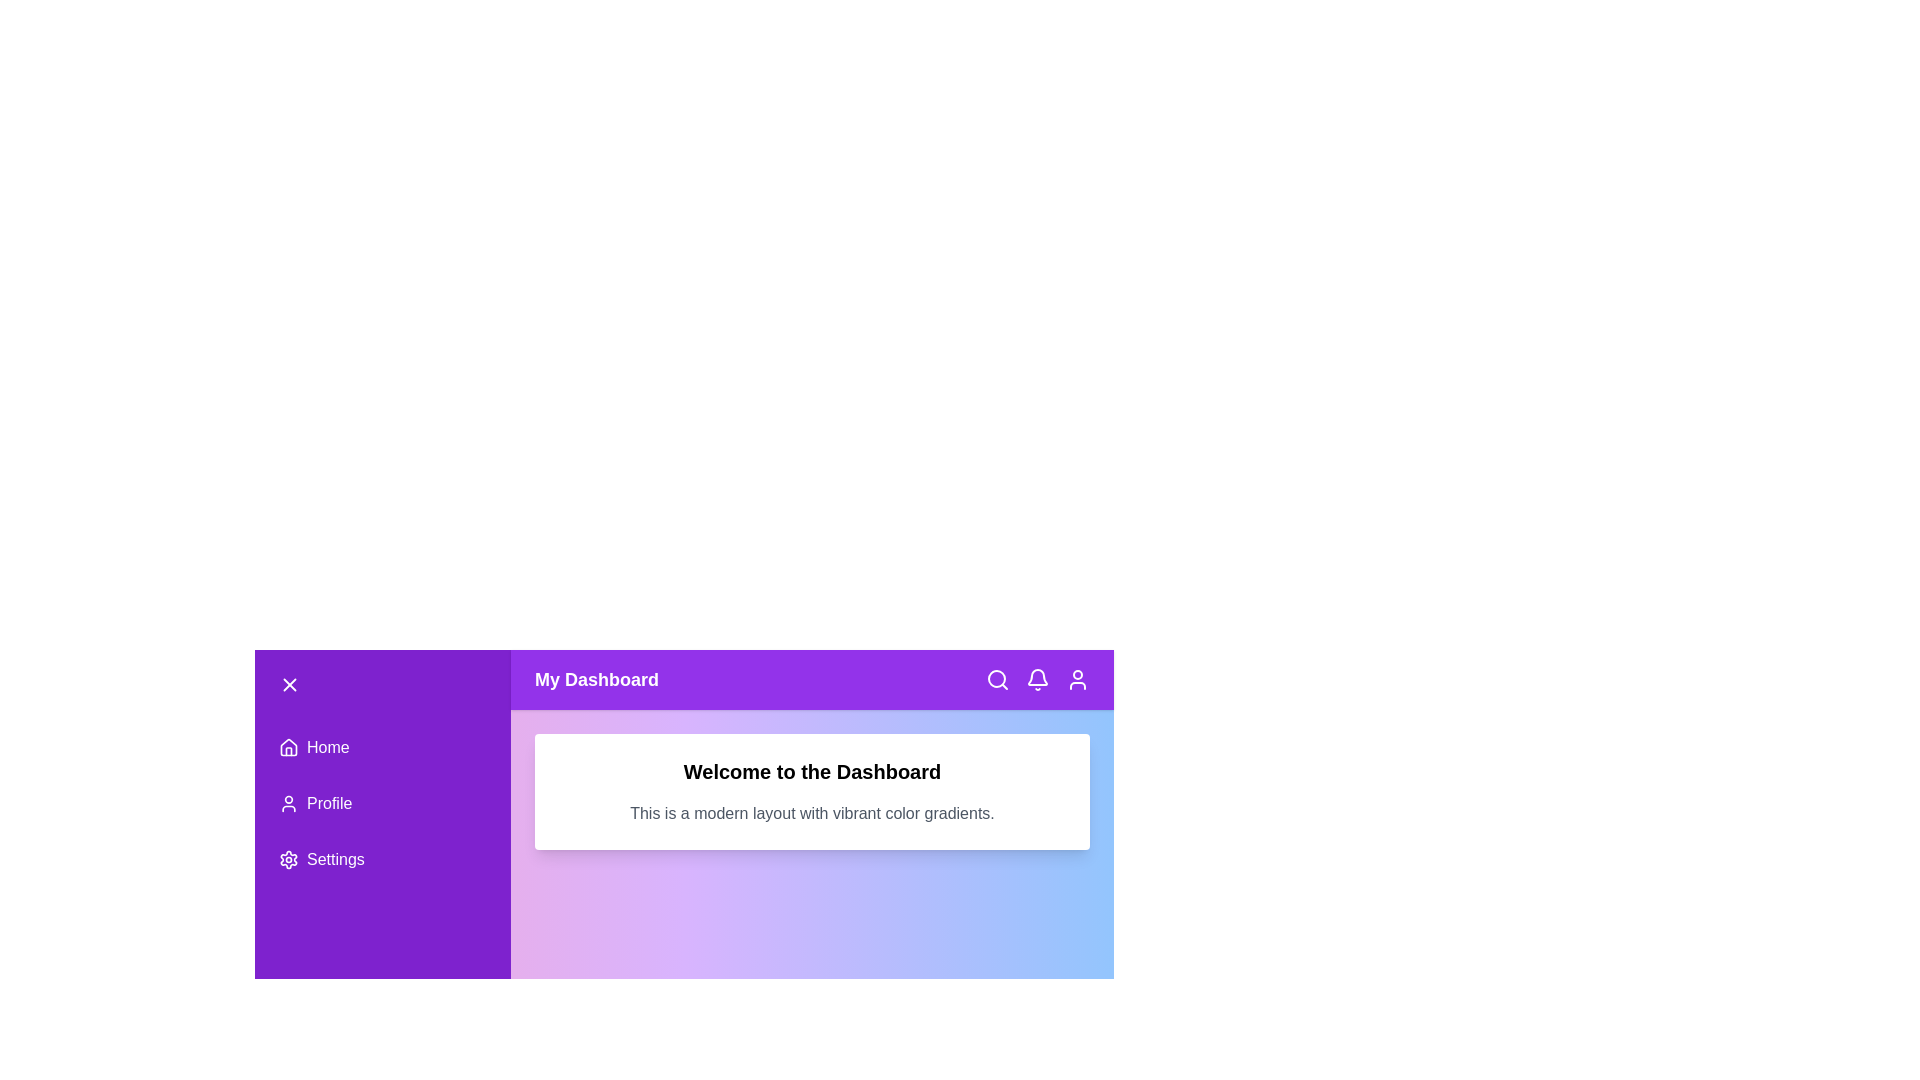 This screenshot has height=1080, width=1920. What do you see at coordinates (383, 748) in the screenshot?
I see `the 'Home' menu item` at bounding box center [383, 748].